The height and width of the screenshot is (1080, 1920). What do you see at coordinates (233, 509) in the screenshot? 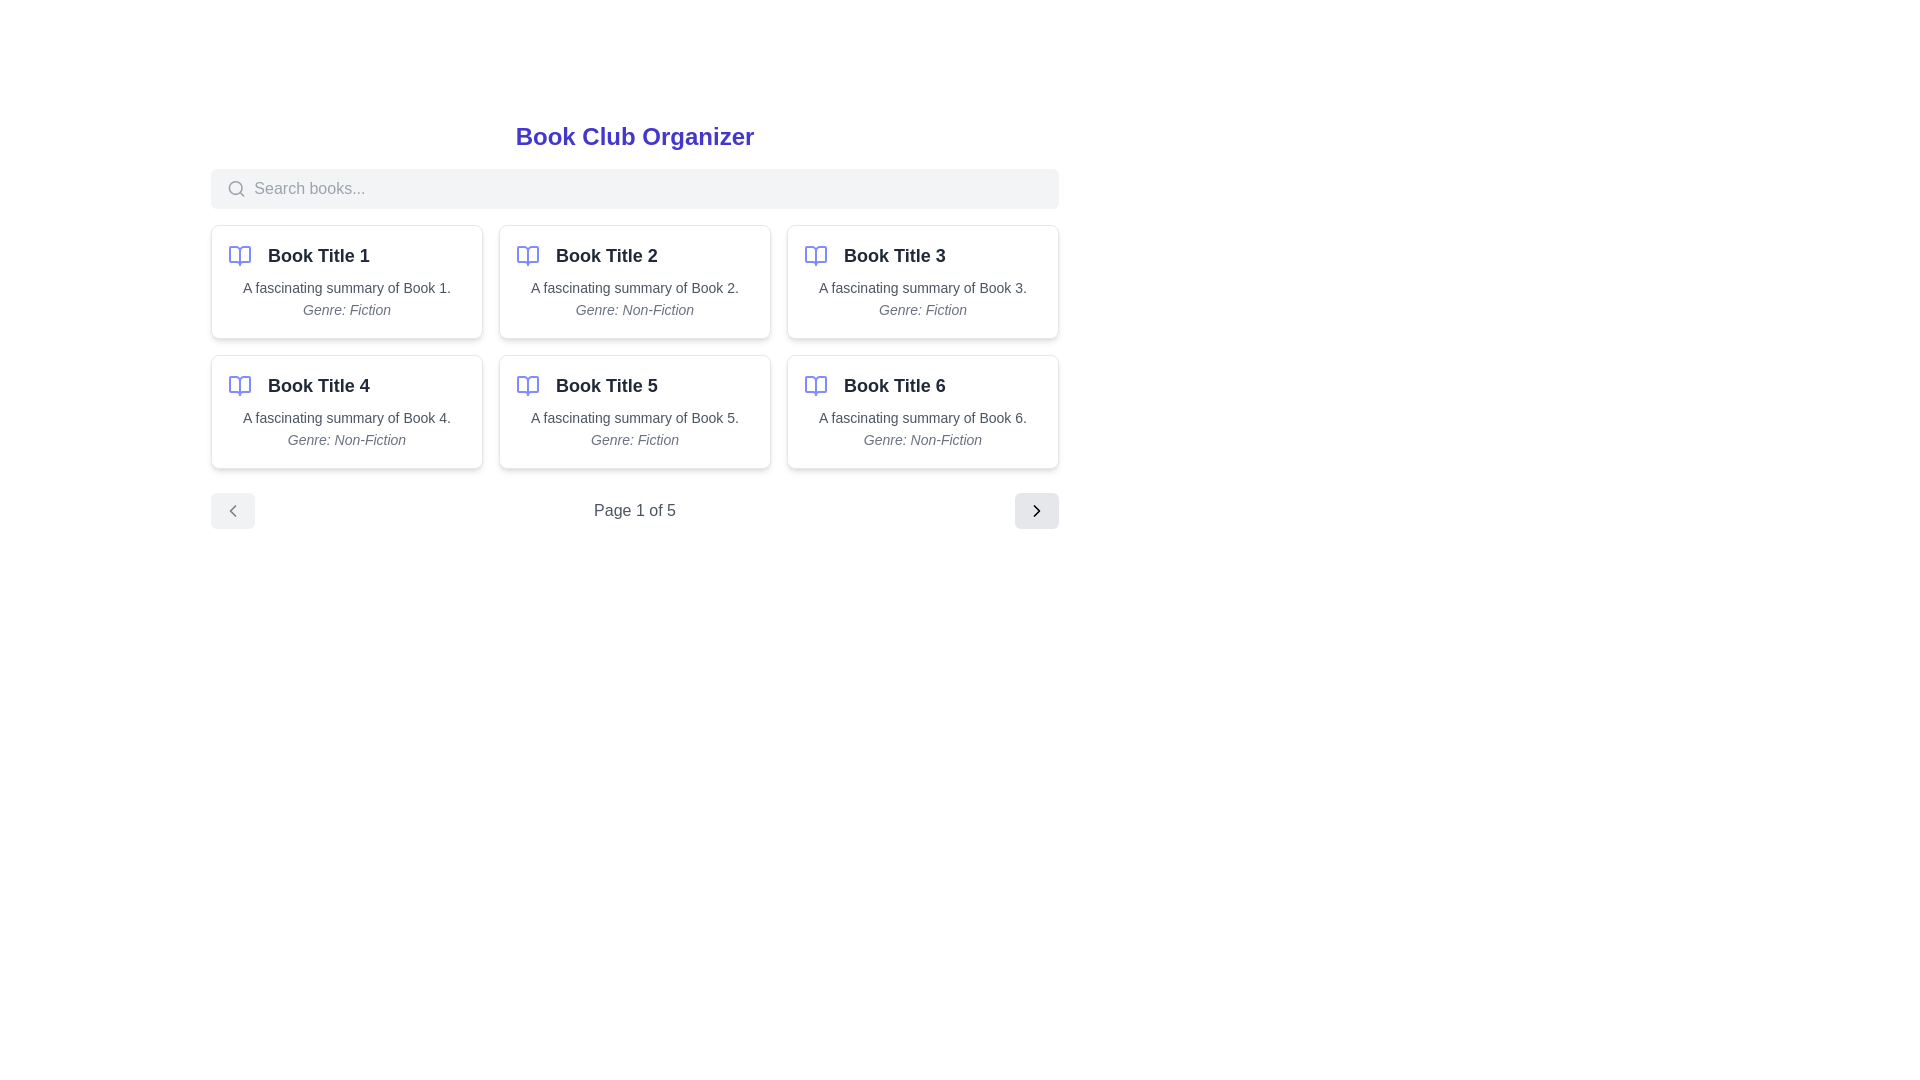
I see `the left-pointing chevron icon within the rounded square button at the bottom-left of the content section` at bounding box center [233, 509].